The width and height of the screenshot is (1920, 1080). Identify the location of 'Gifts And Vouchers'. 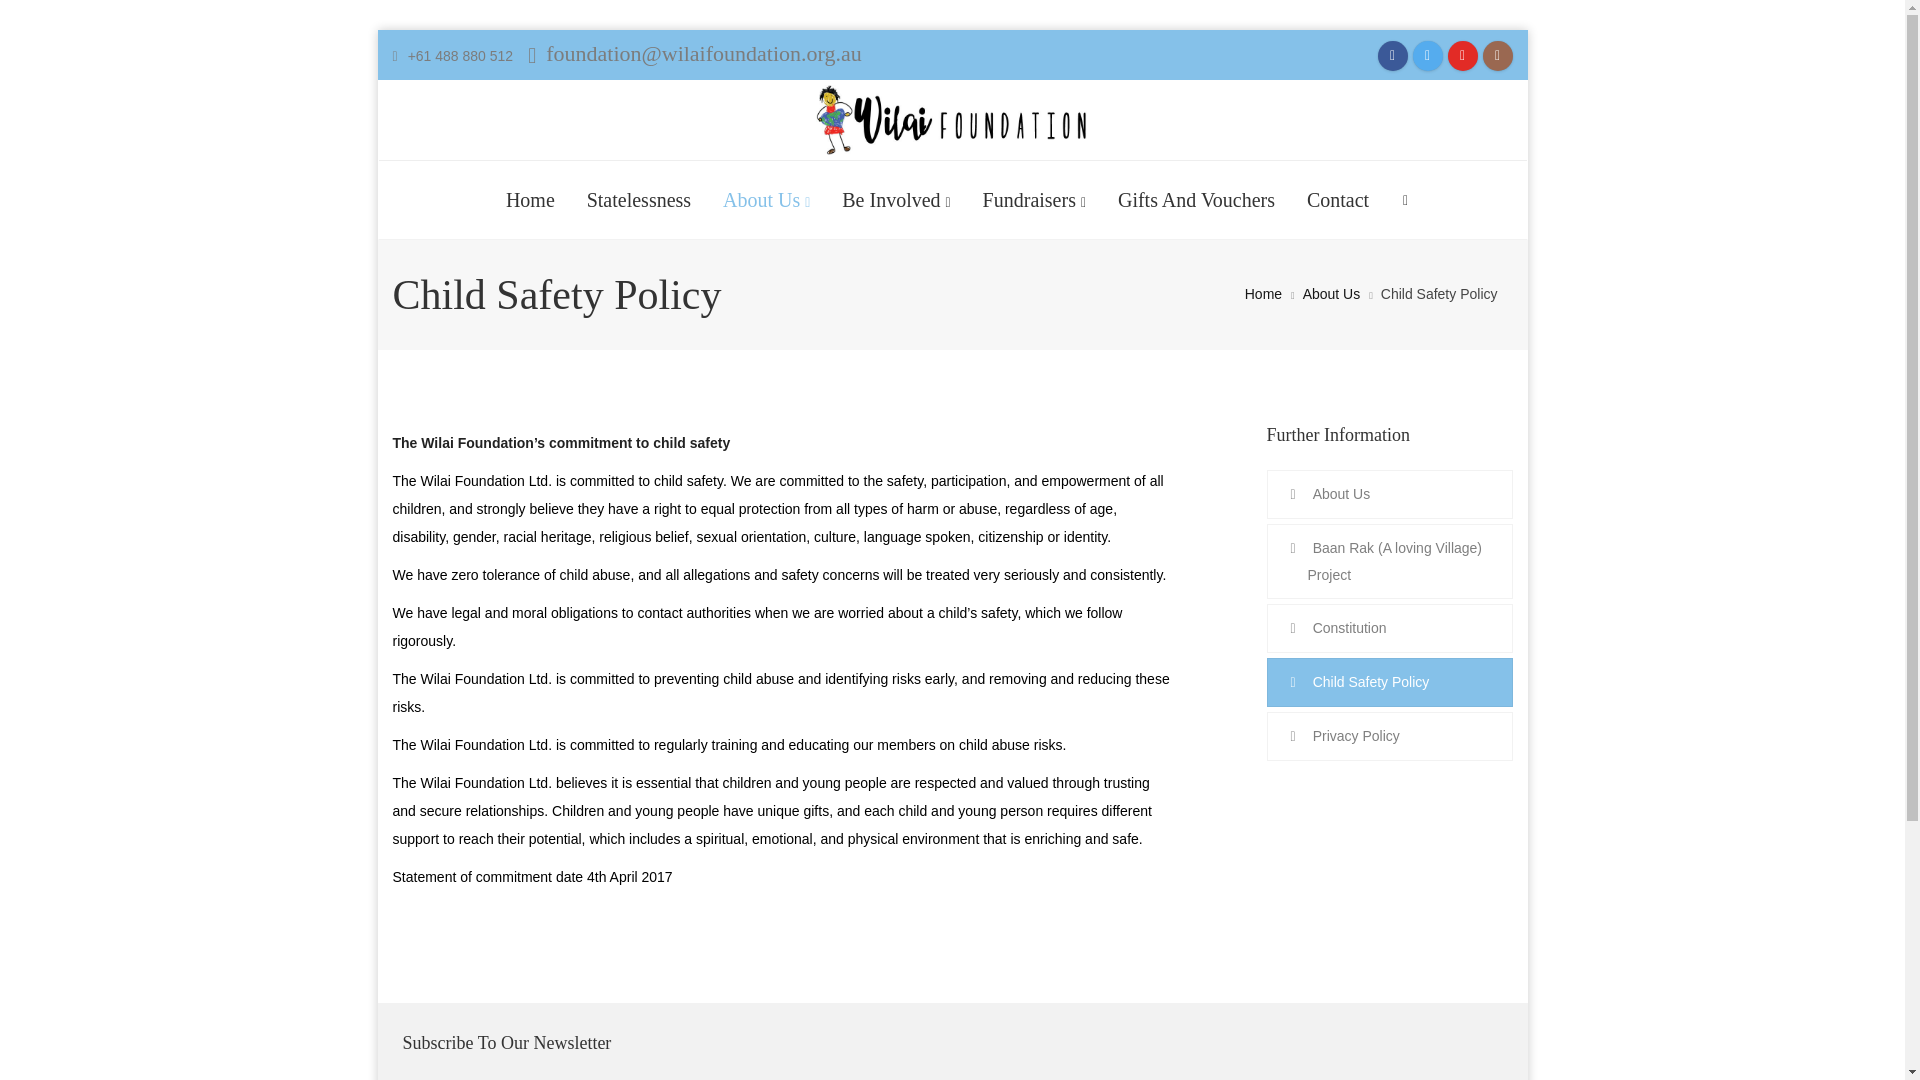
(1196, 200).